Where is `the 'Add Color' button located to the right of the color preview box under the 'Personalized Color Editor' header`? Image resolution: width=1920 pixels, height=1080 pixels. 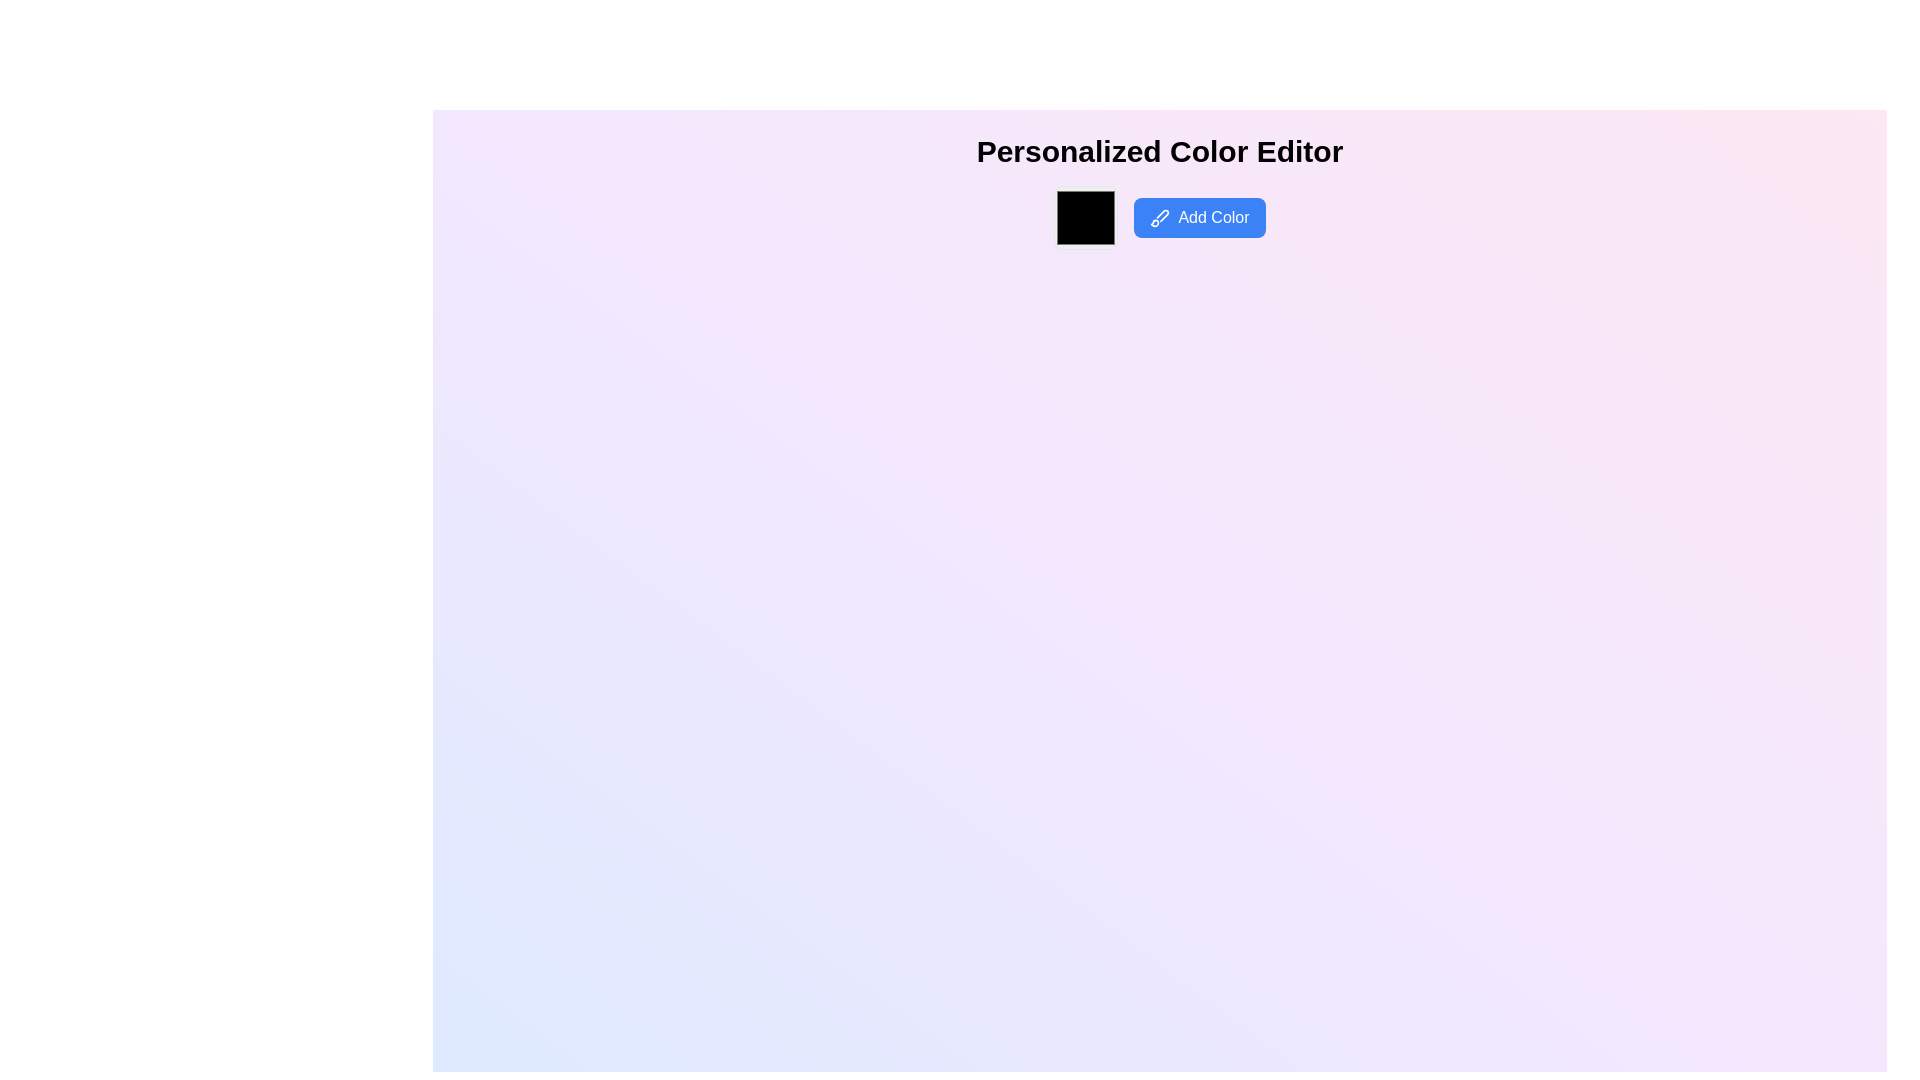
the 'Add Color' button located to the right of the color preview box under the 'Personalized Color Editor' header is located at coordinates (1160, 225).